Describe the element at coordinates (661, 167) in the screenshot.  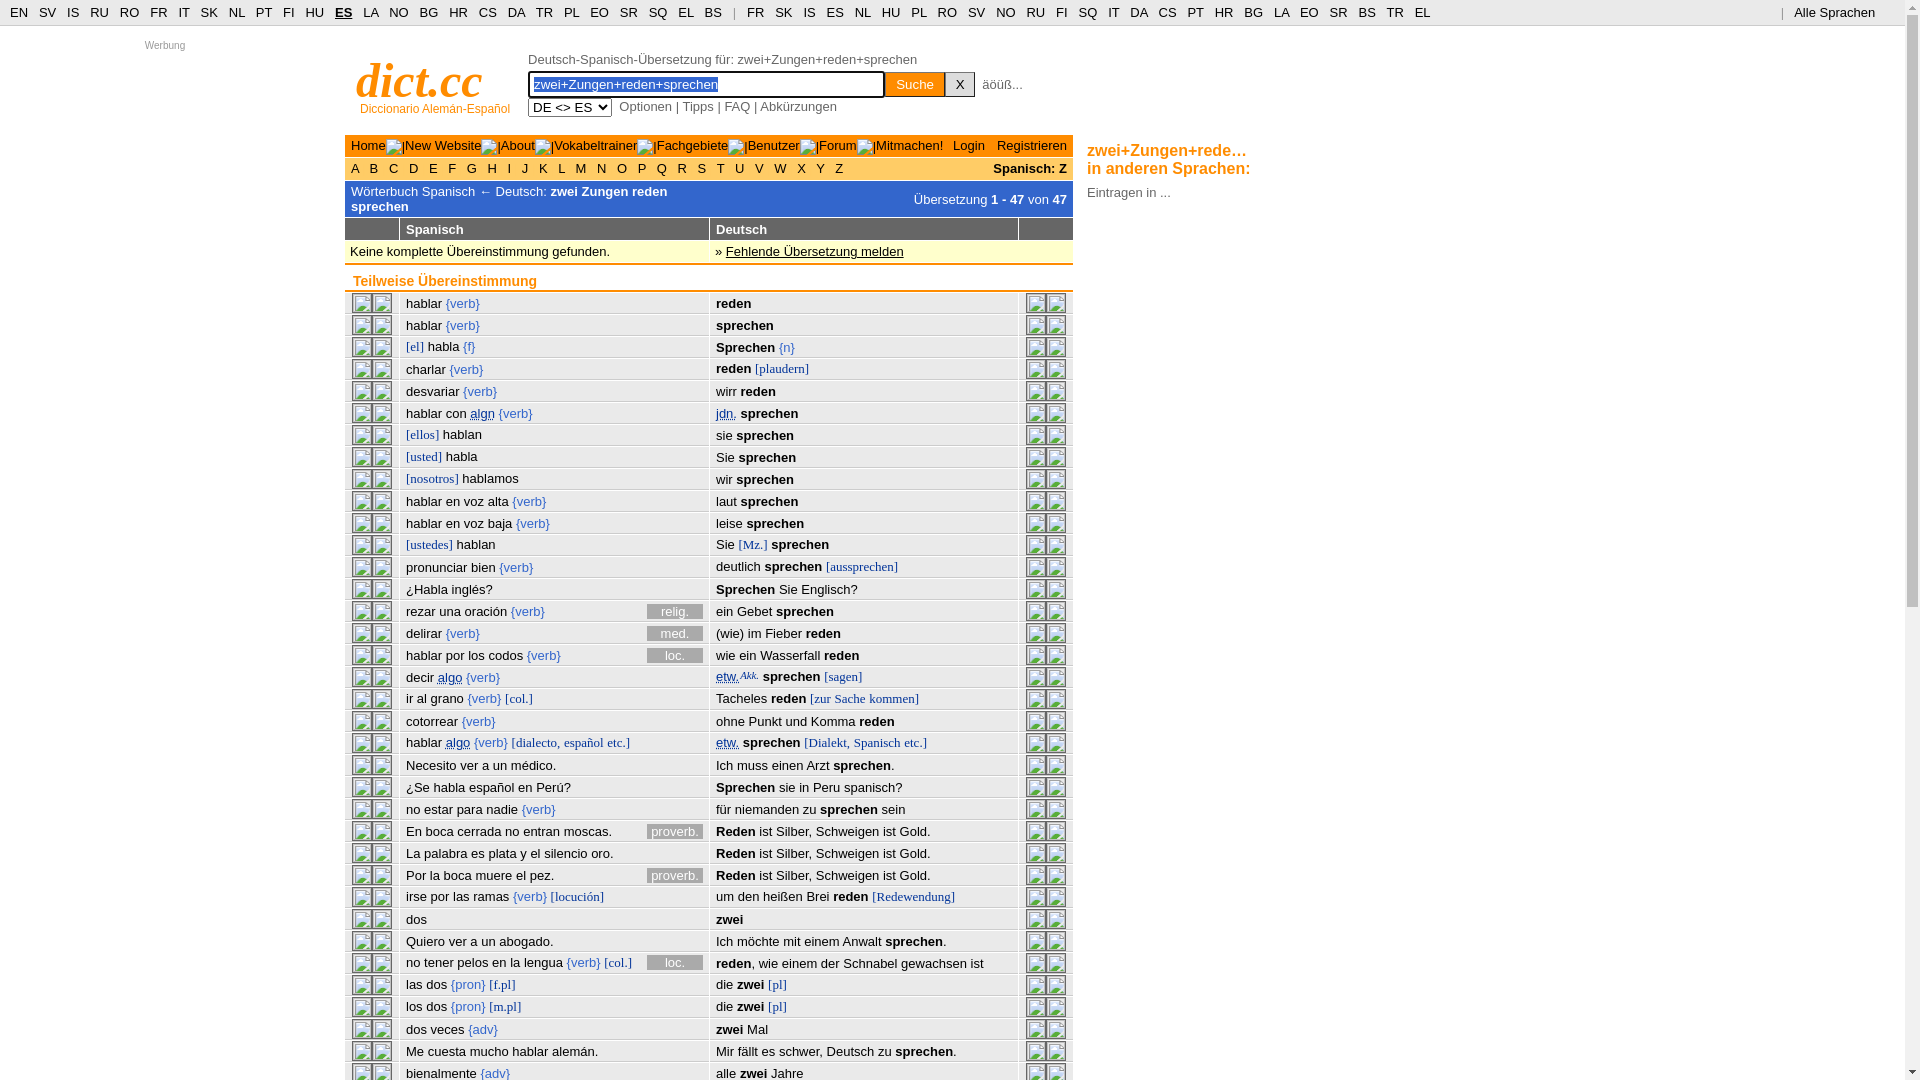
I see `'Q'` at that location.